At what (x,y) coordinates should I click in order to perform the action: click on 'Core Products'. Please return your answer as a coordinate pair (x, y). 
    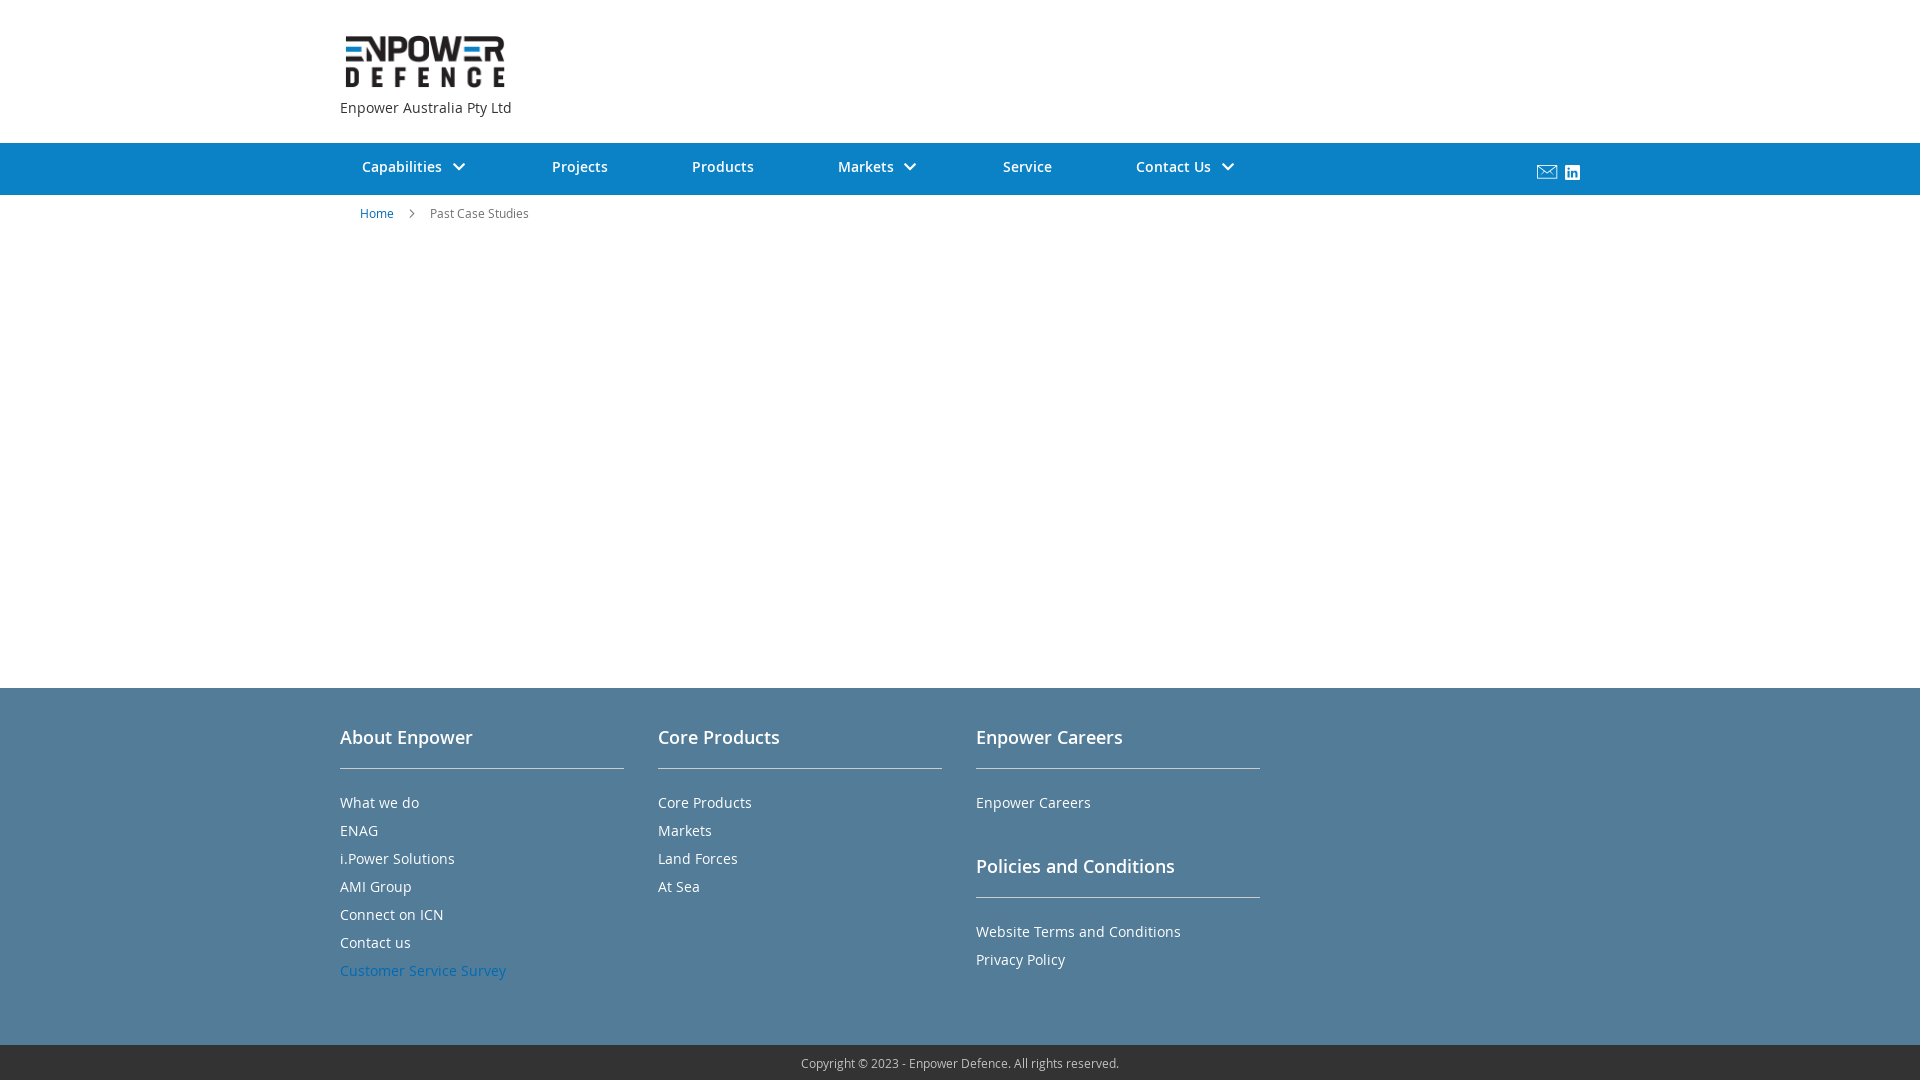
    Looking at the image, I should click on (705, 801).